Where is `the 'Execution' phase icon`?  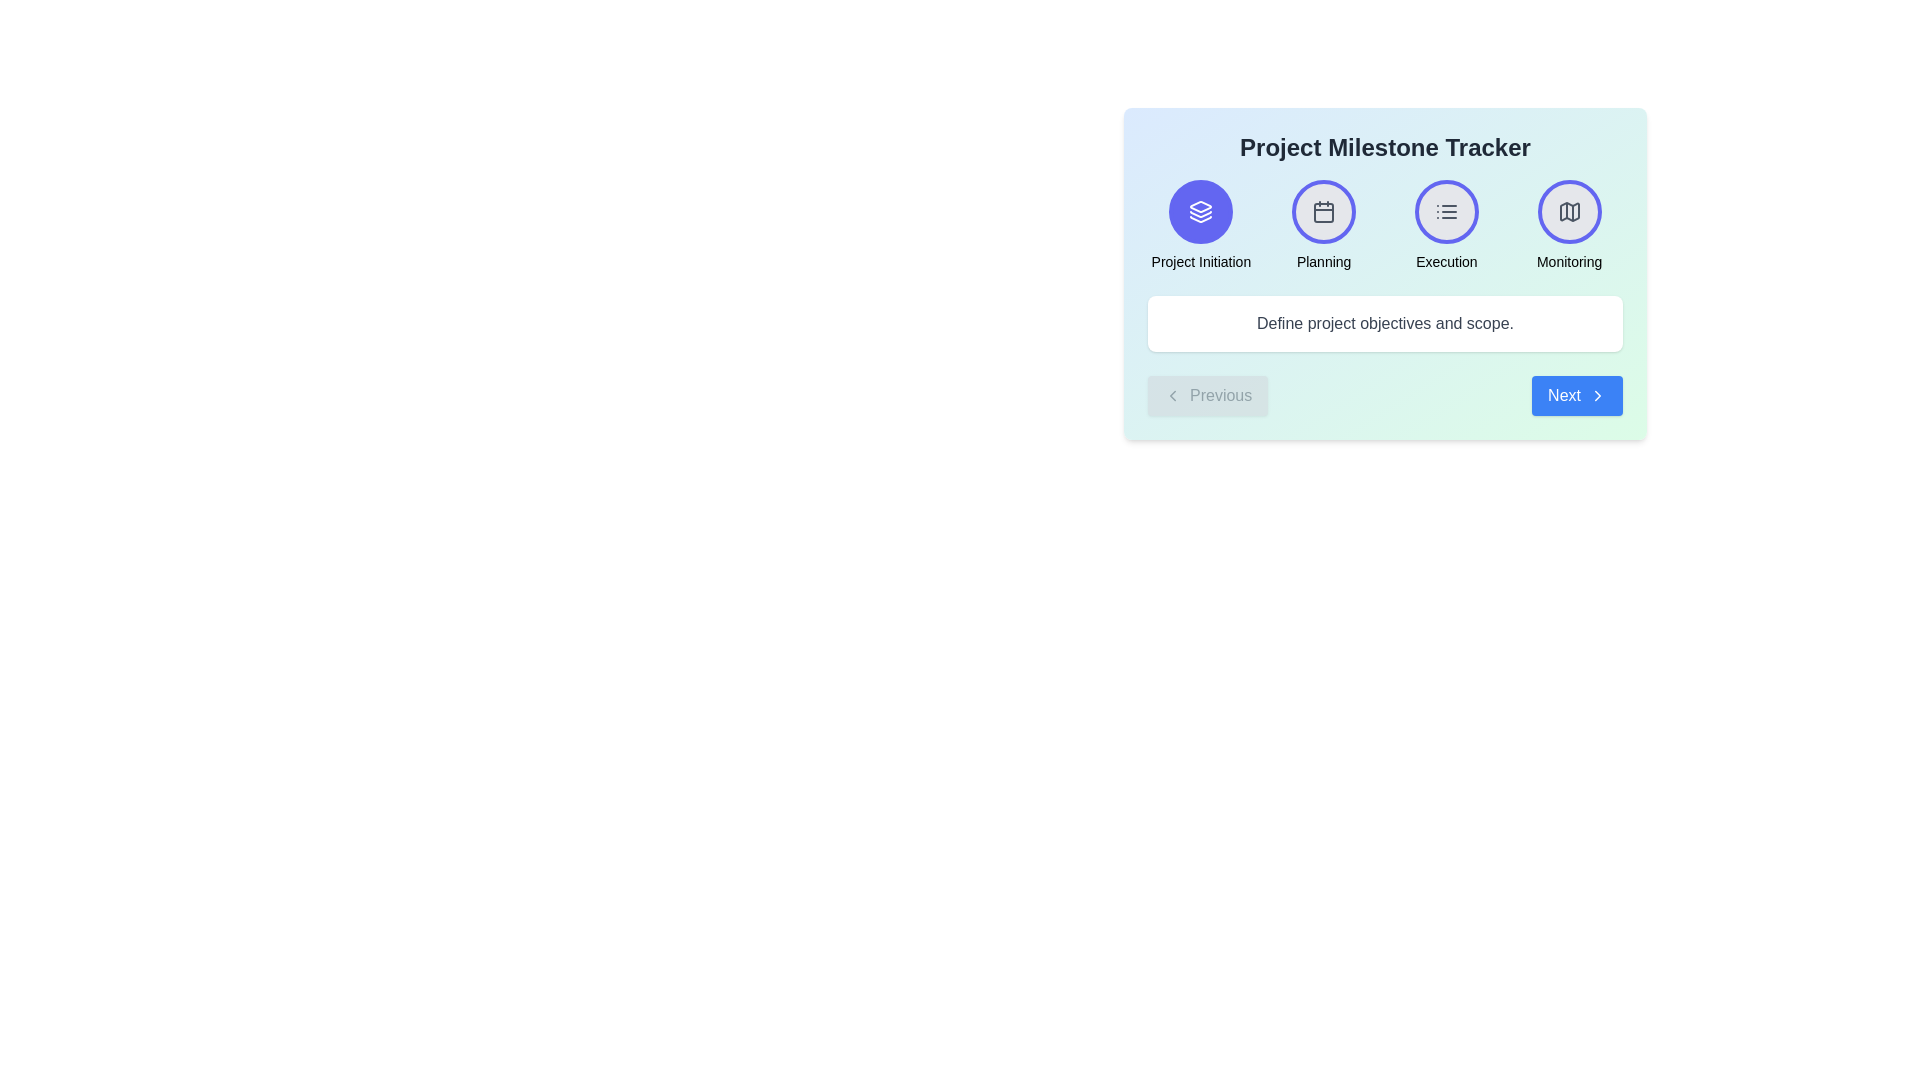
the 'Execution' phase icon is located at coordinates (1446, 212).